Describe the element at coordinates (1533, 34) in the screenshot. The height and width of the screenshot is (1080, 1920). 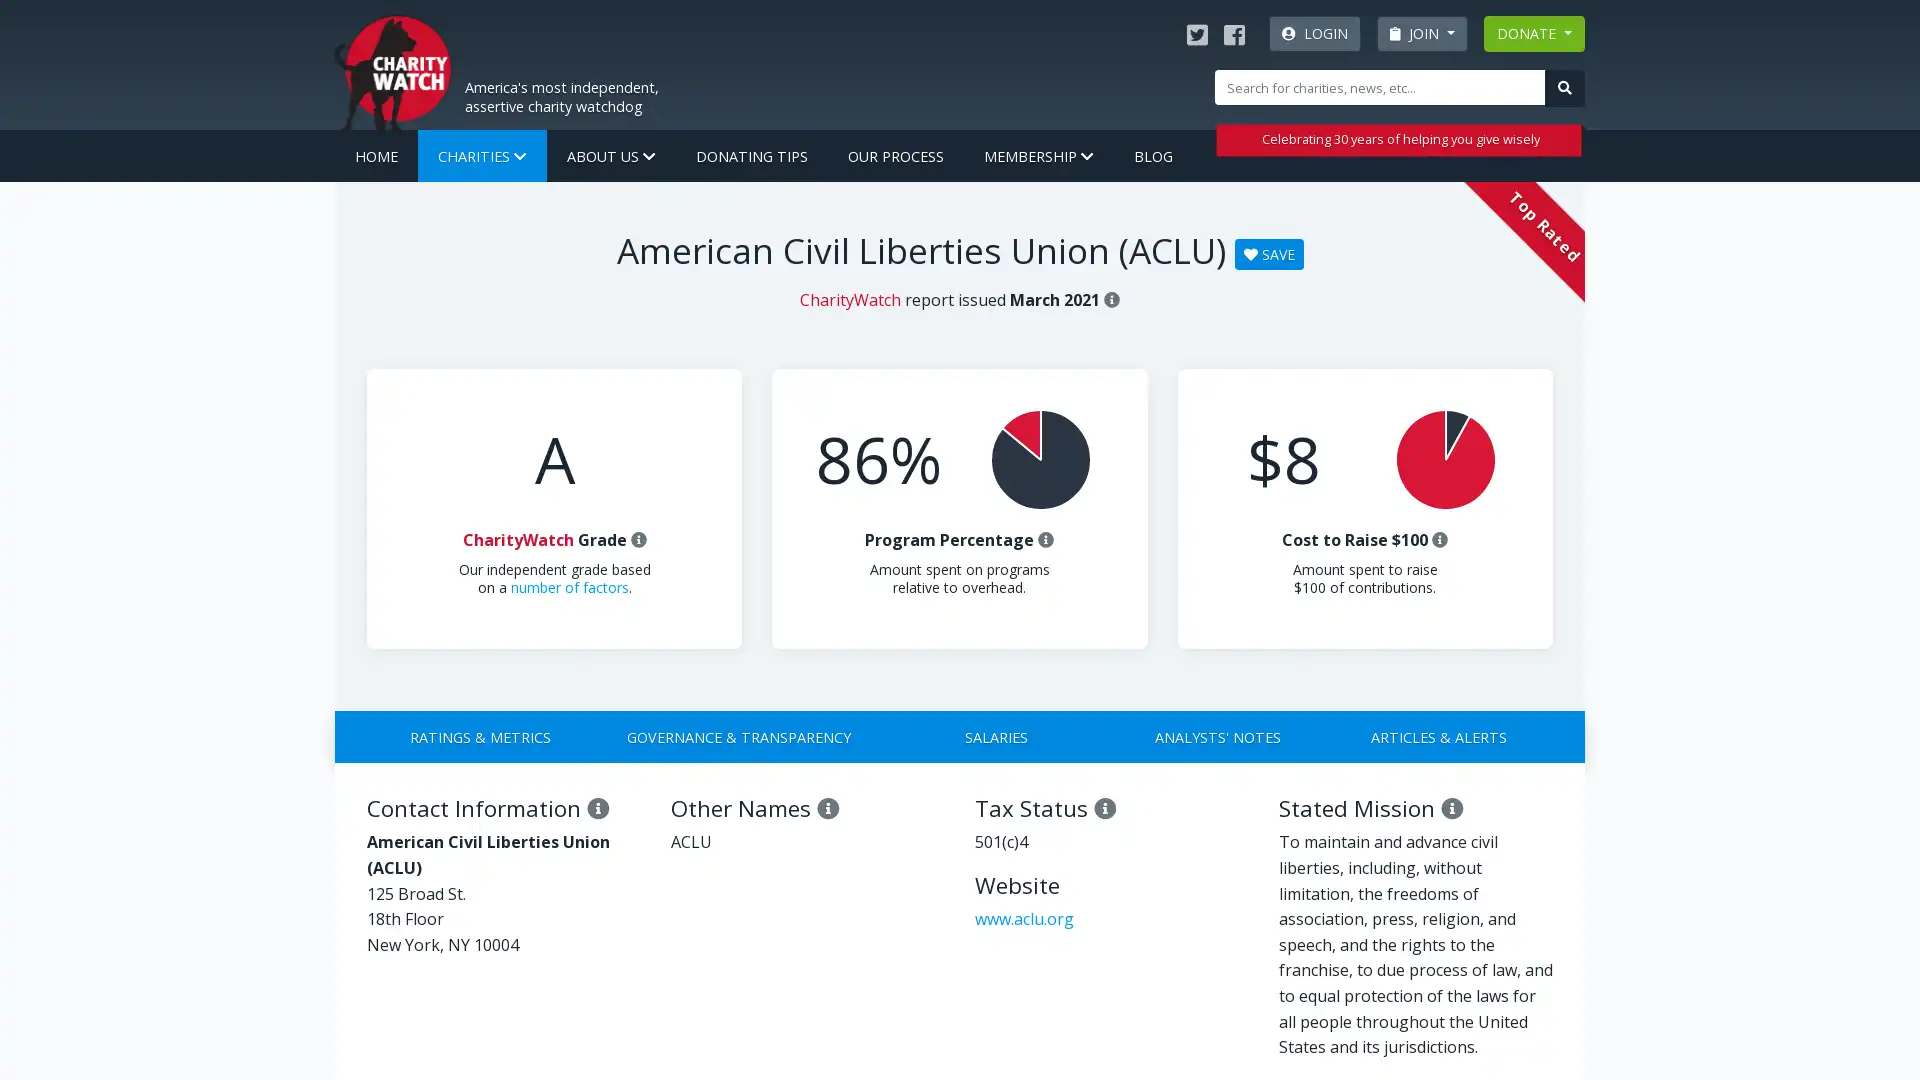
I see `DONATE` at that location.